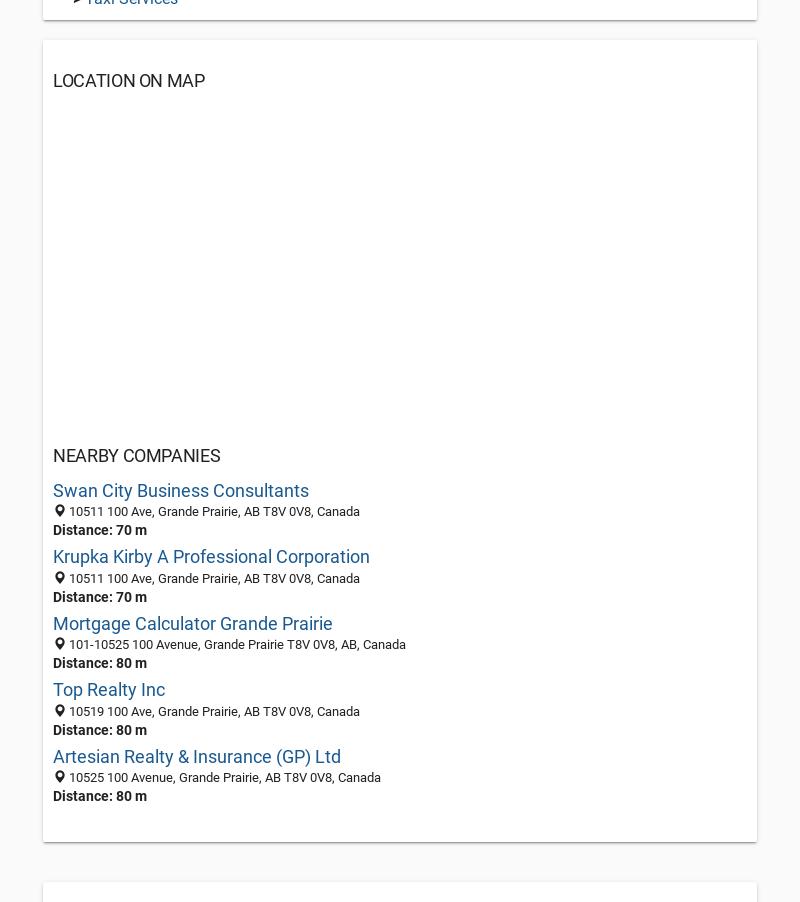 The width and height of the screenshot is (800, 902). What do you see at coordinates (52, 556) in the screenshot?
I see `'Krupka Kirby A Professional Corporation'` at bounding box center [52, 556].